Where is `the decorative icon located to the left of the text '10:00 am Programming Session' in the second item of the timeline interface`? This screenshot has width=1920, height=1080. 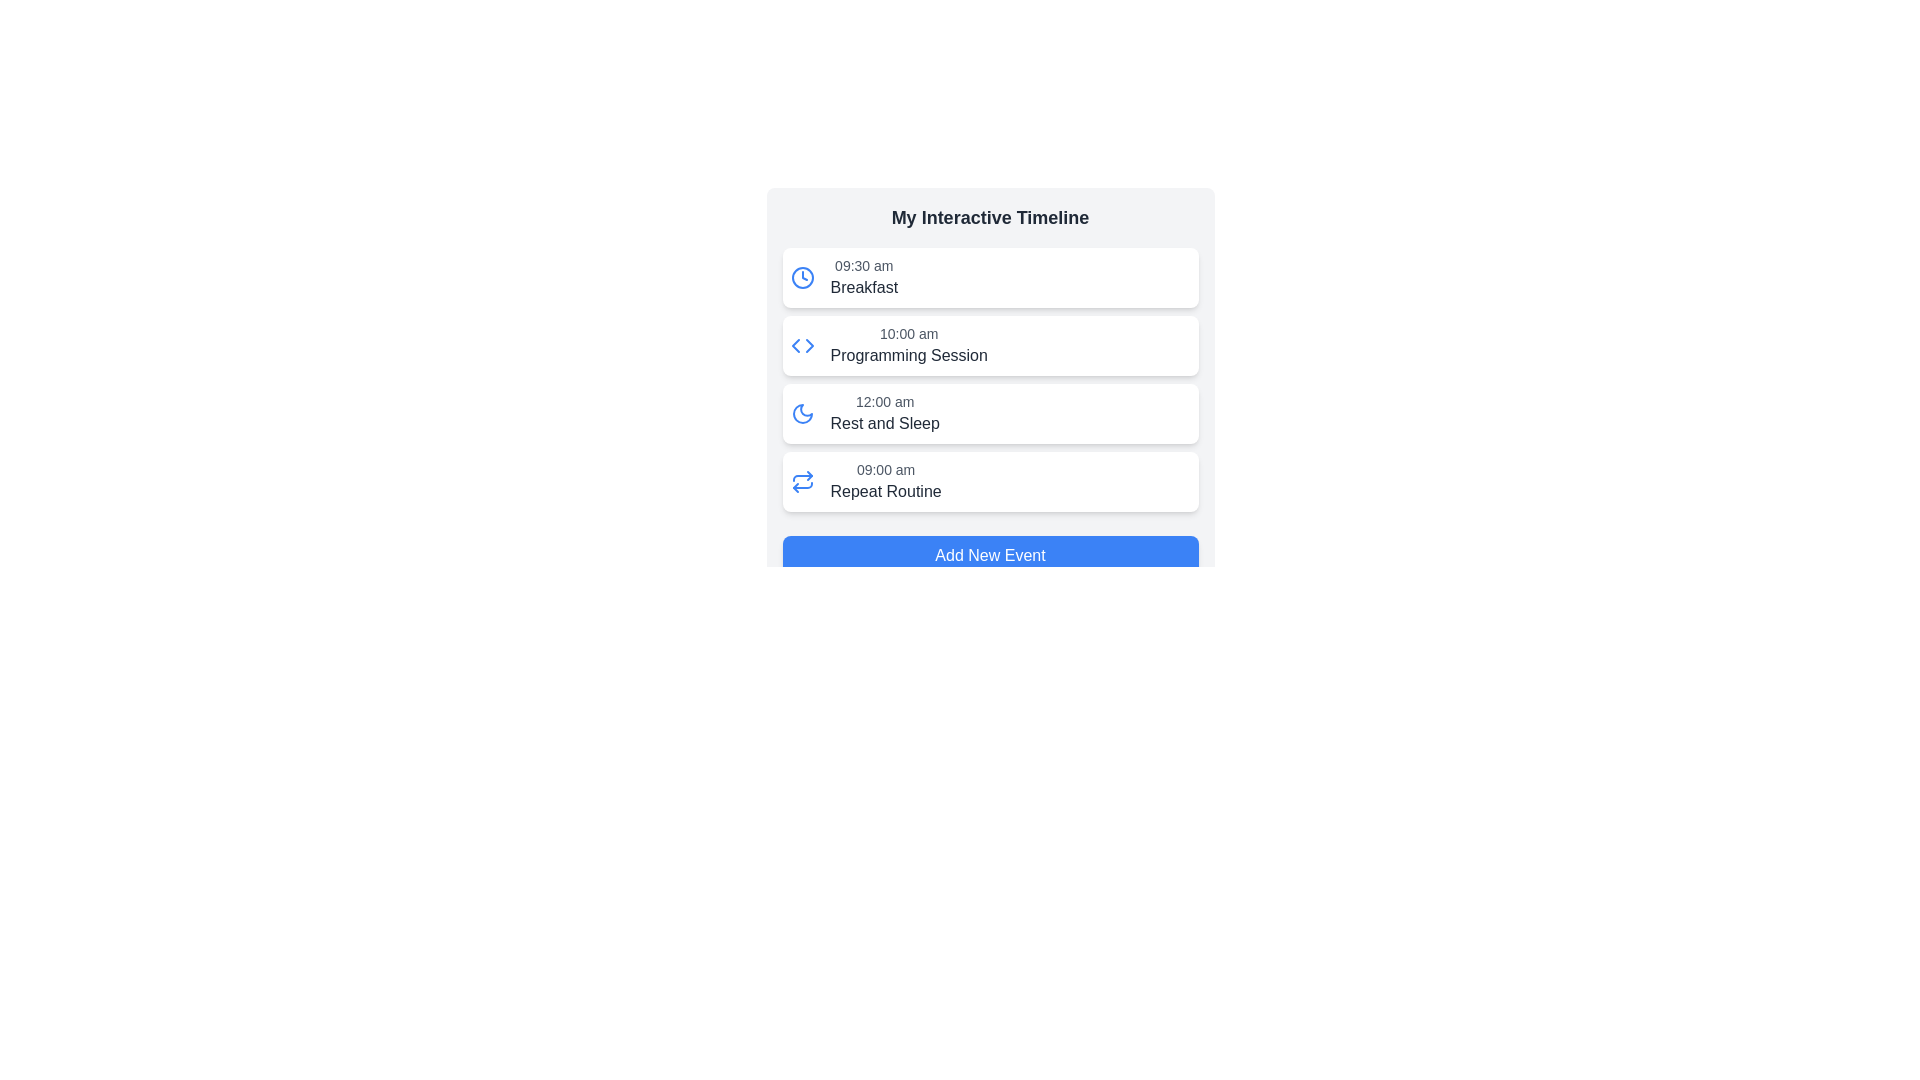
the decorative icon located to the left of the text '10:00 am Programming Session' in the second item of the timeline interface is located at coordinates (802, 345).